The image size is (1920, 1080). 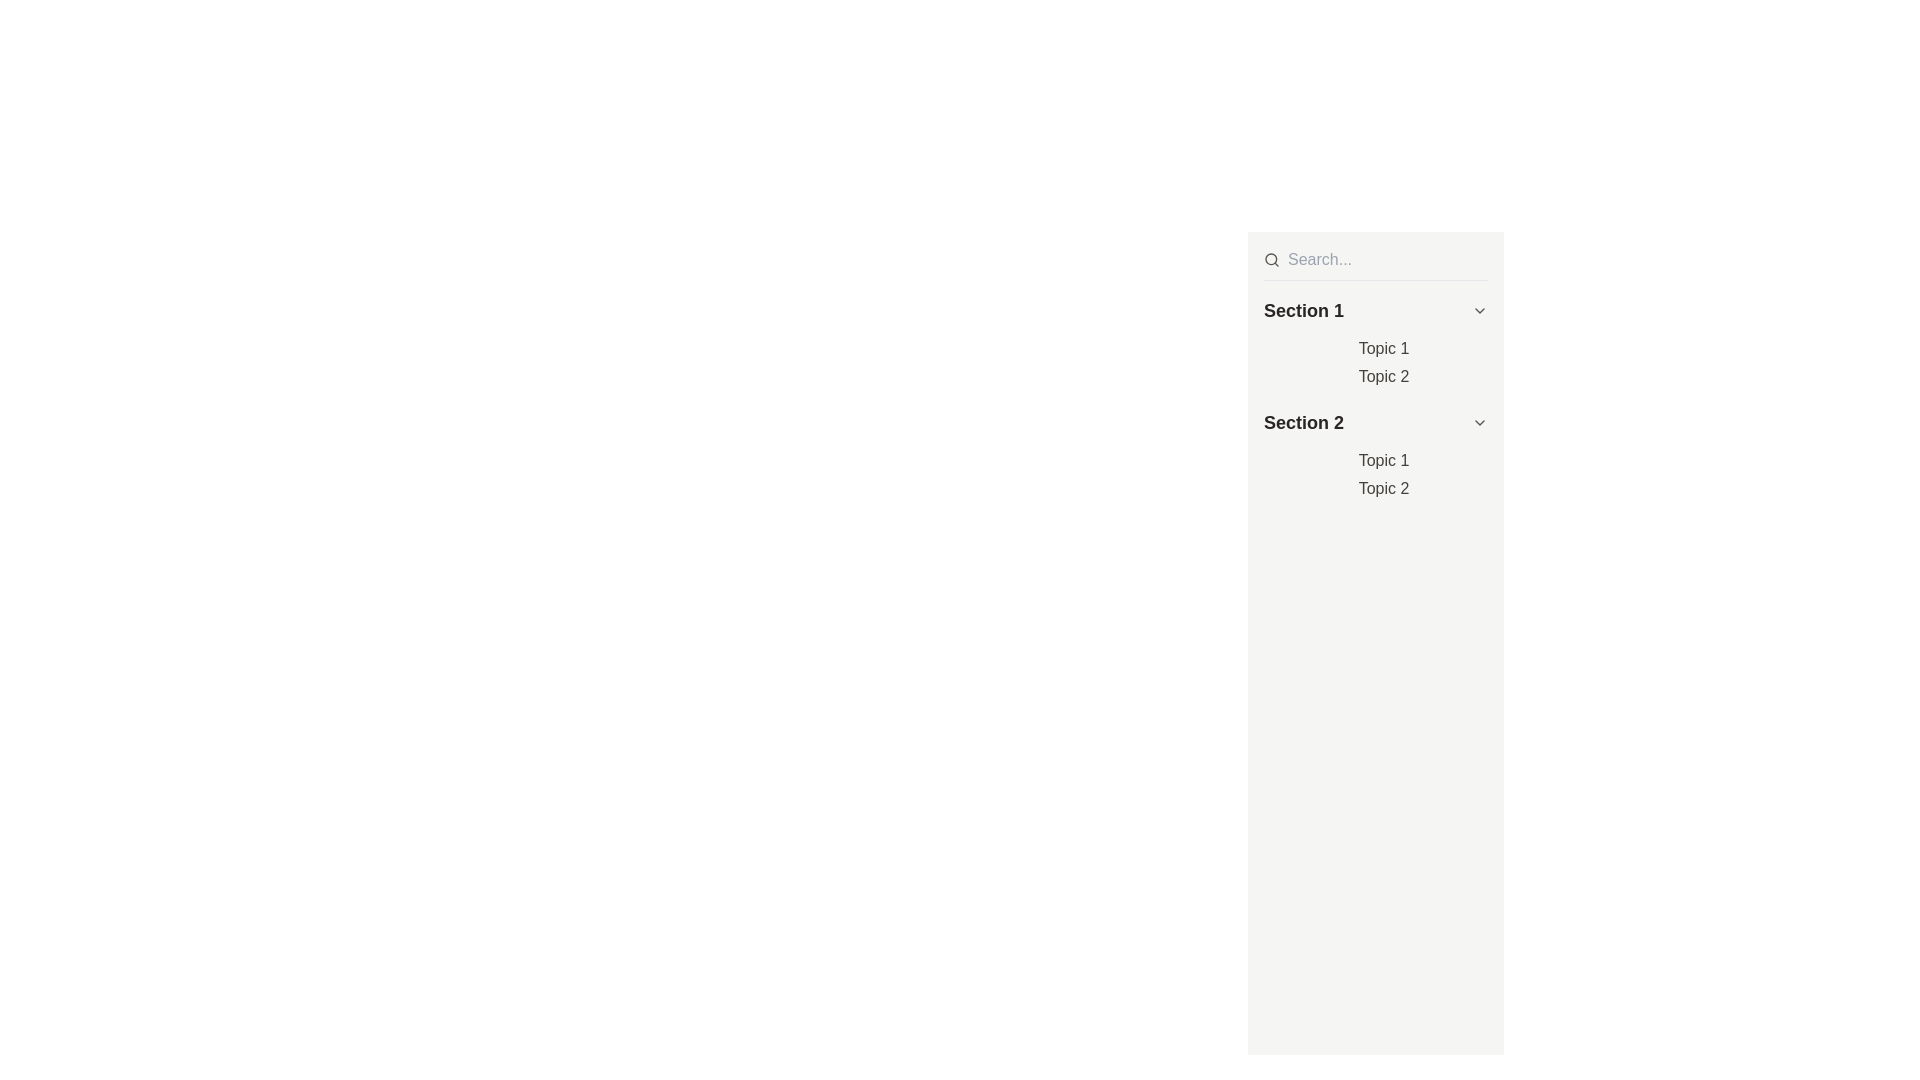 I want to click on the second hyperlink under 'Section 1' in the sidebar, so click(x=1382, y=376).